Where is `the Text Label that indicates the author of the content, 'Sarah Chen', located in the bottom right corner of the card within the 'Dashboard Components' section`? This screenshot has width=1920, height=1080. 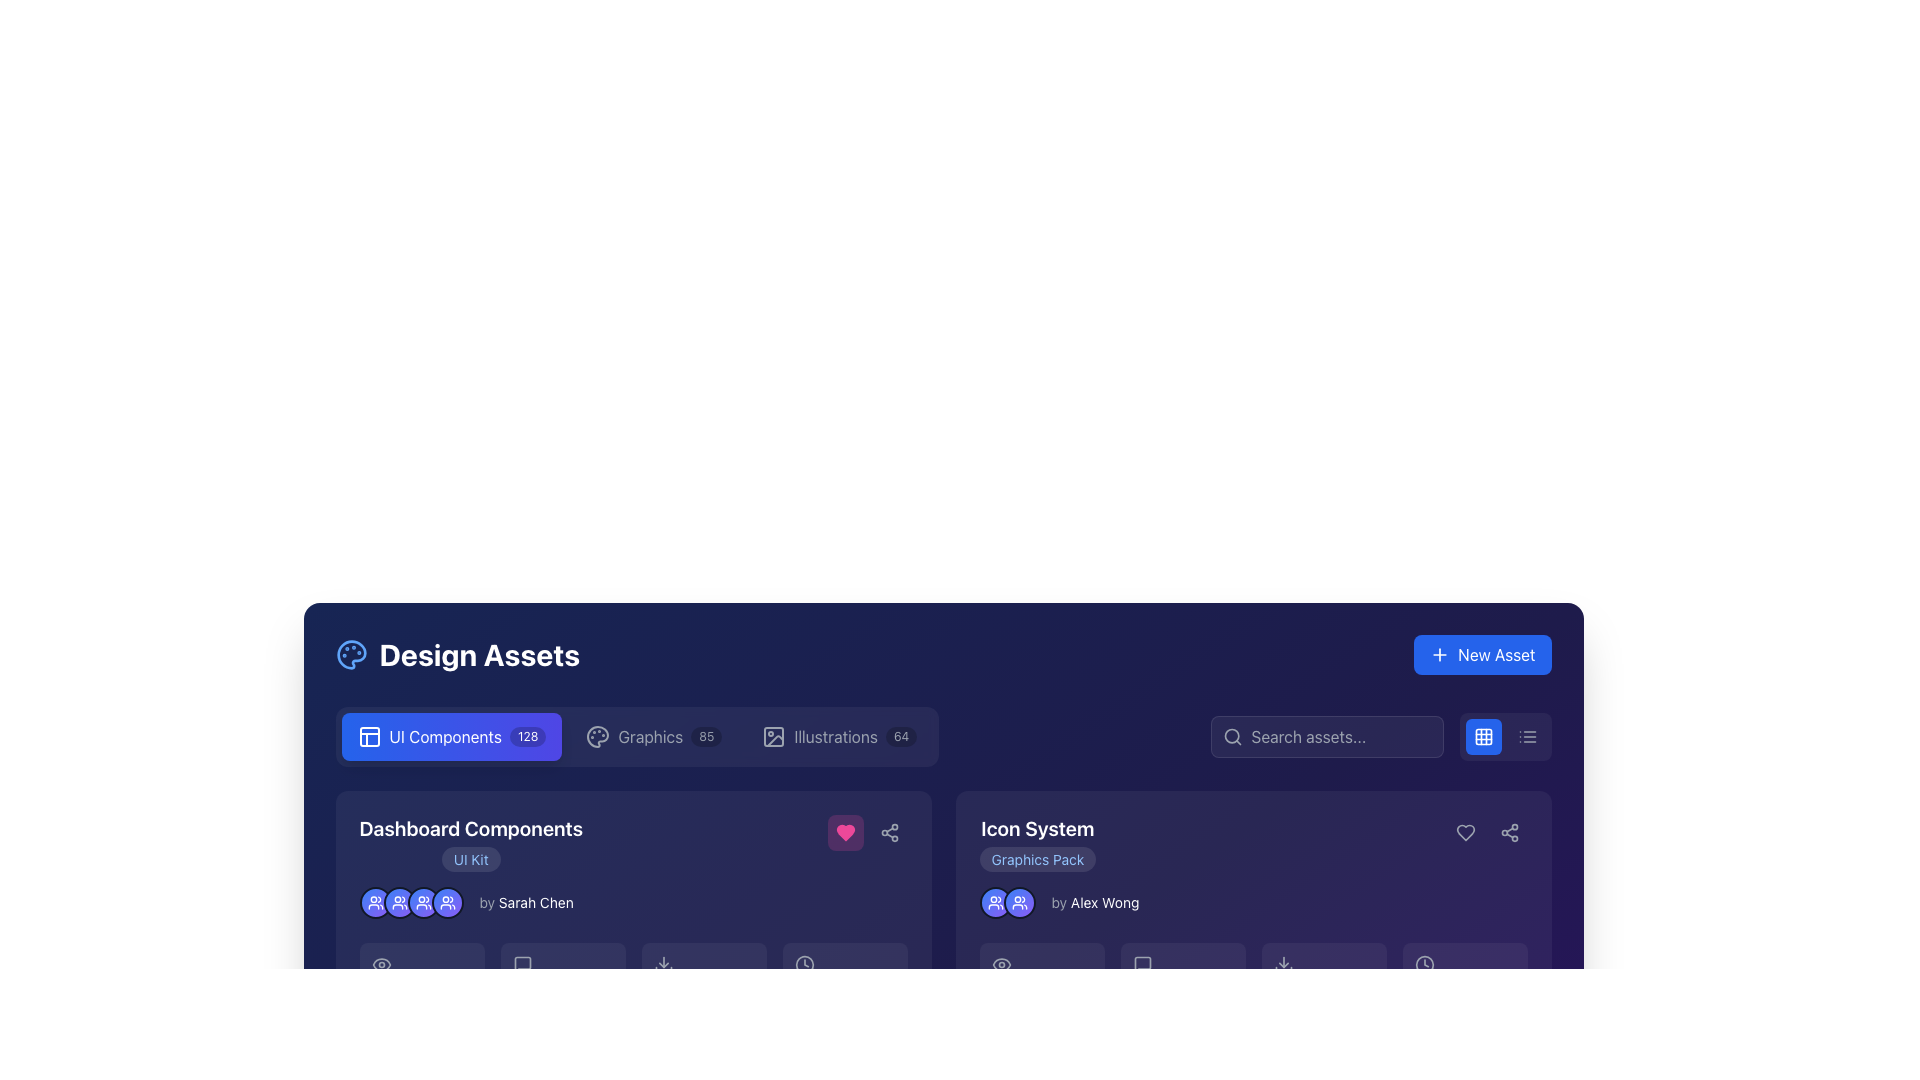
the Text Label that indicates the author of the content, 'Sarah Chen', located in the bottom right corner of the card within the 'Dashboard Components' section is located at coordinates (526, 902).